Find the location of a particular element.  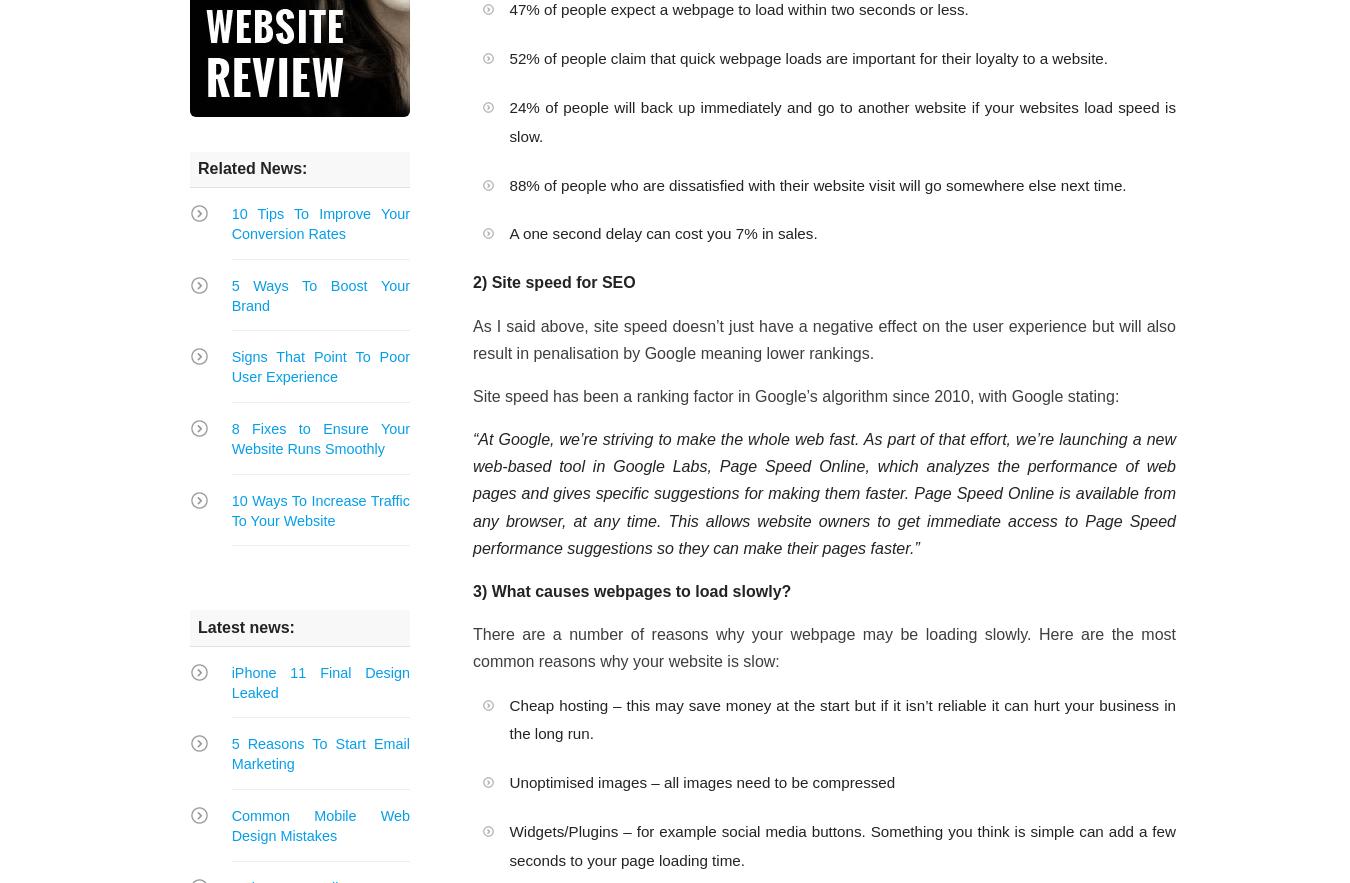

'Related News:' is located at coordinates (198, 168).